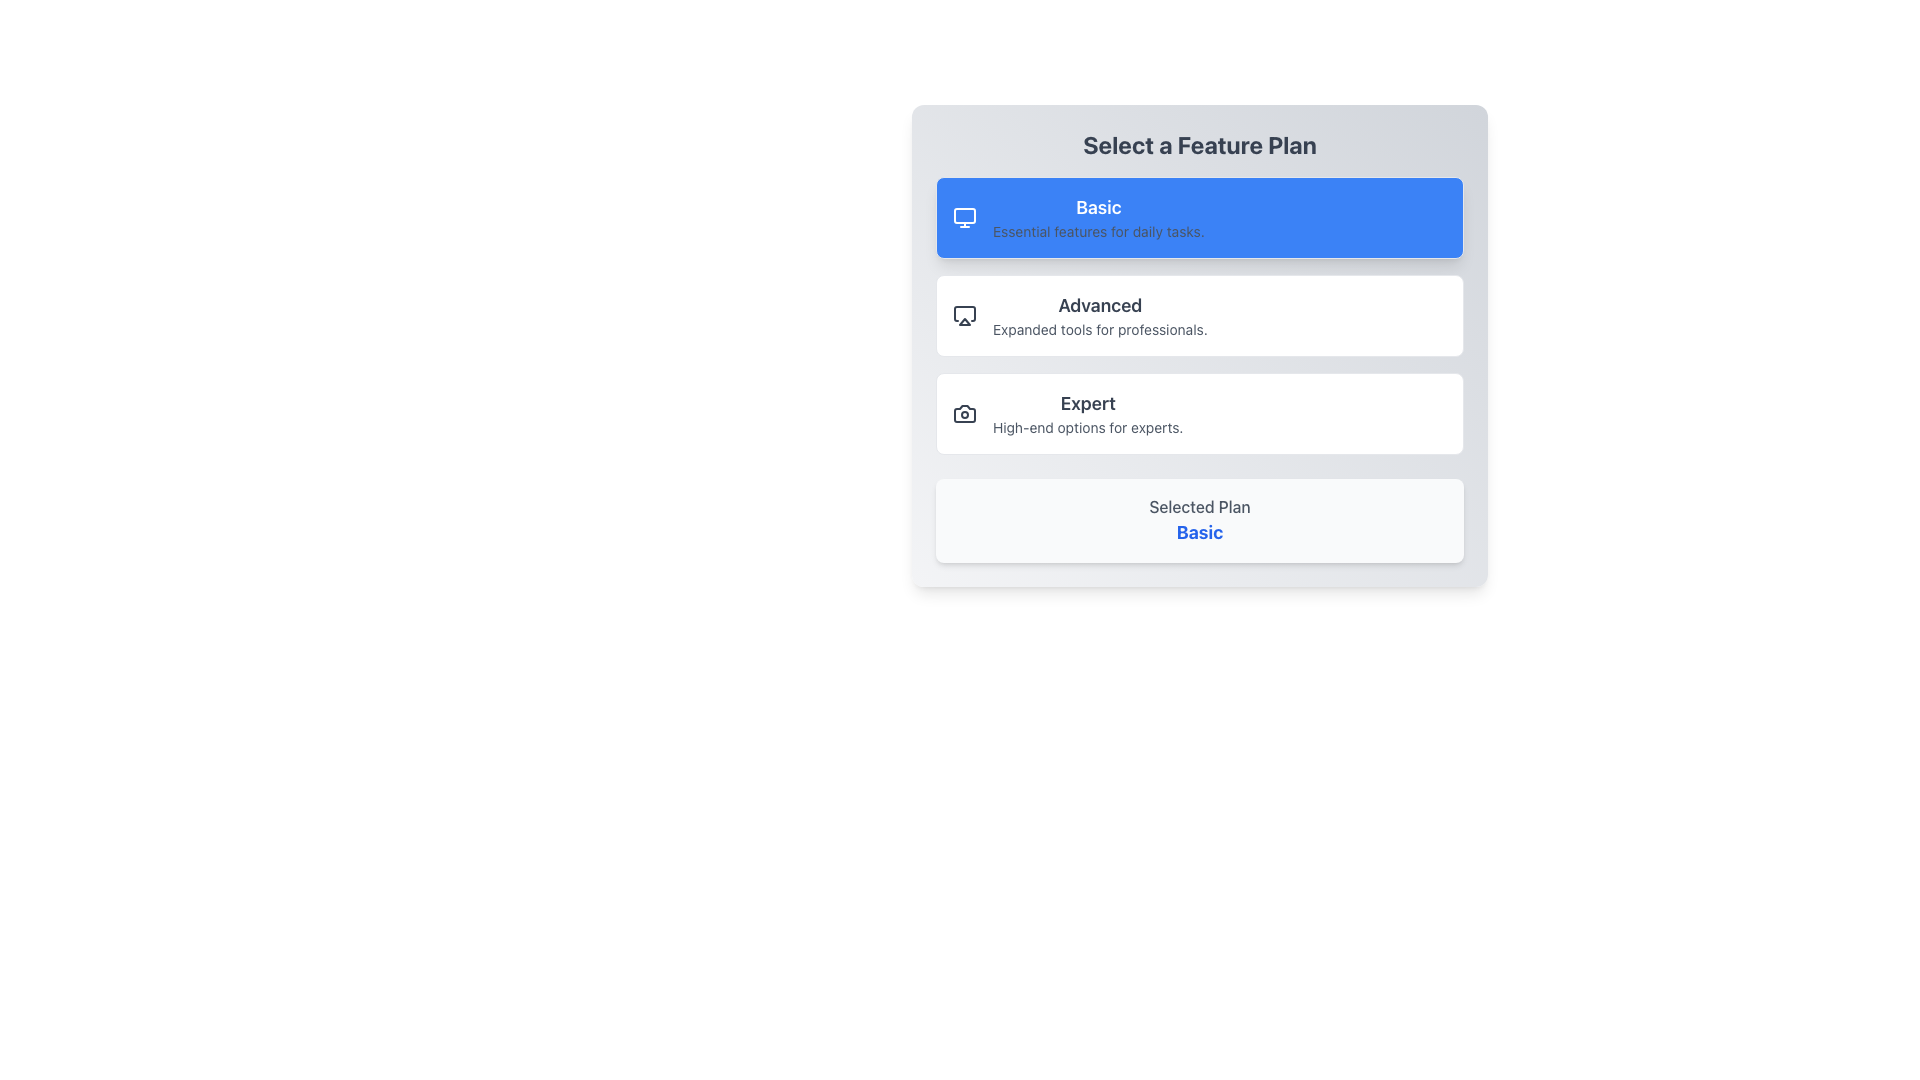 This screenshot has width=1920, height=1080. I want to click on the descriptive text element that provides additional information about the 'Expert' feature plan option, located below the 'Expert' title in the UI, so click(1087, 427).